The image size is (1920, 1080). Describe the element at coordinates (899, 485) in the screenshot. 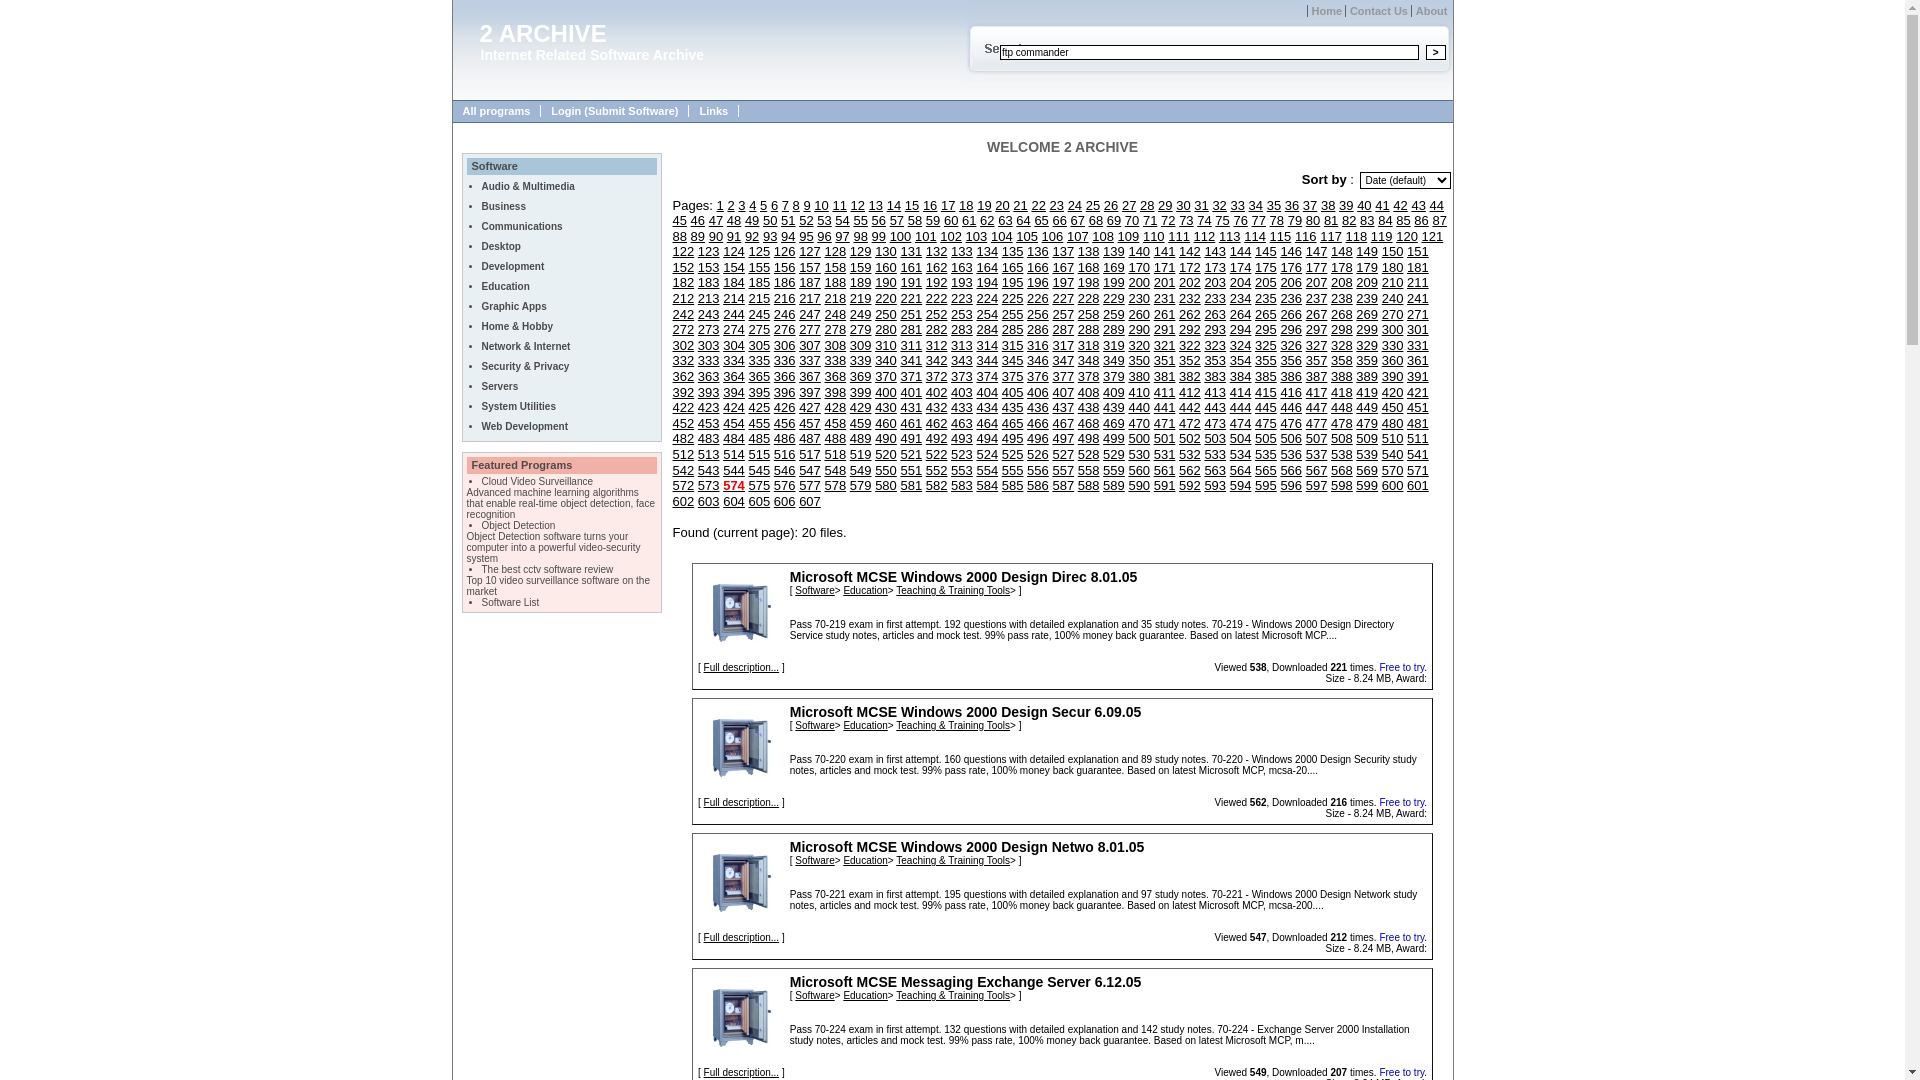

I see `'581'` at that location.